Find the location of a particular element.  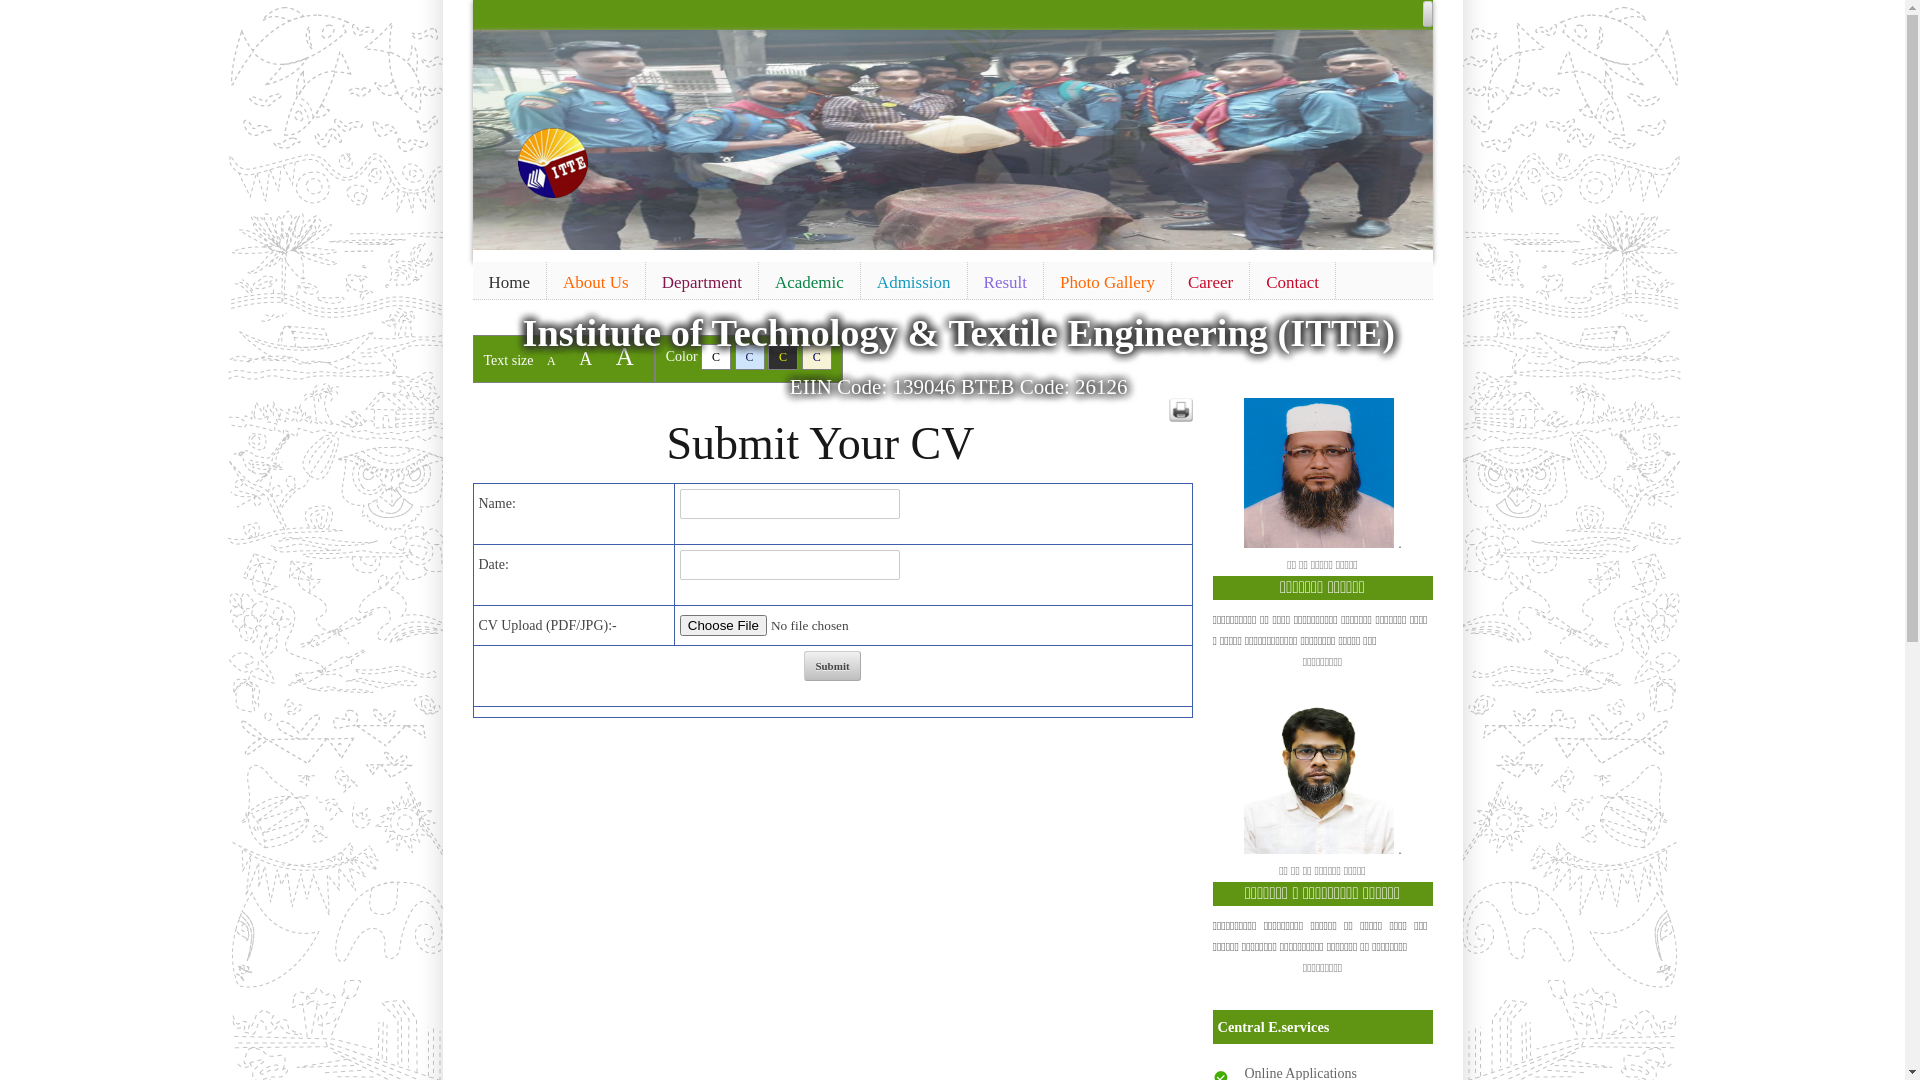

'C' is located at coordinates (748, 356).